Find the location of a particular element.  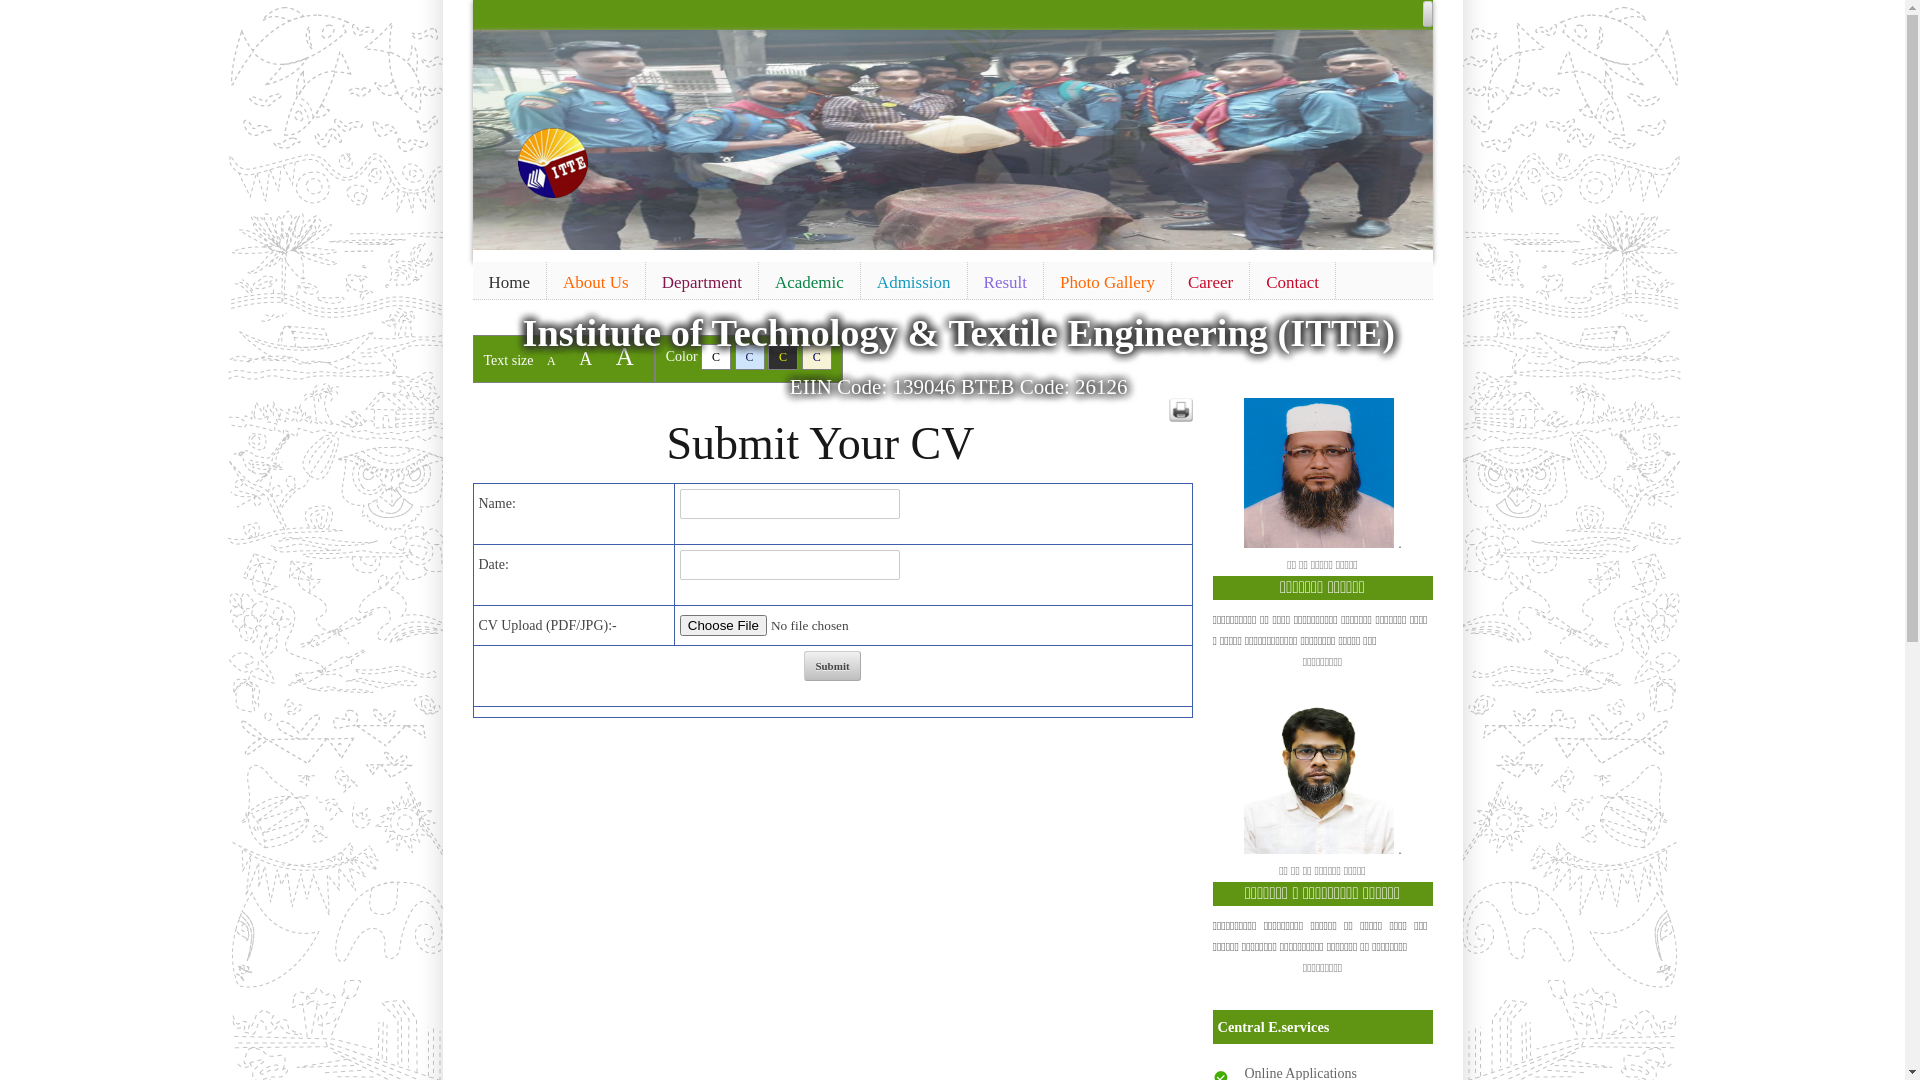

'C' is located at coordinates (748, 356).